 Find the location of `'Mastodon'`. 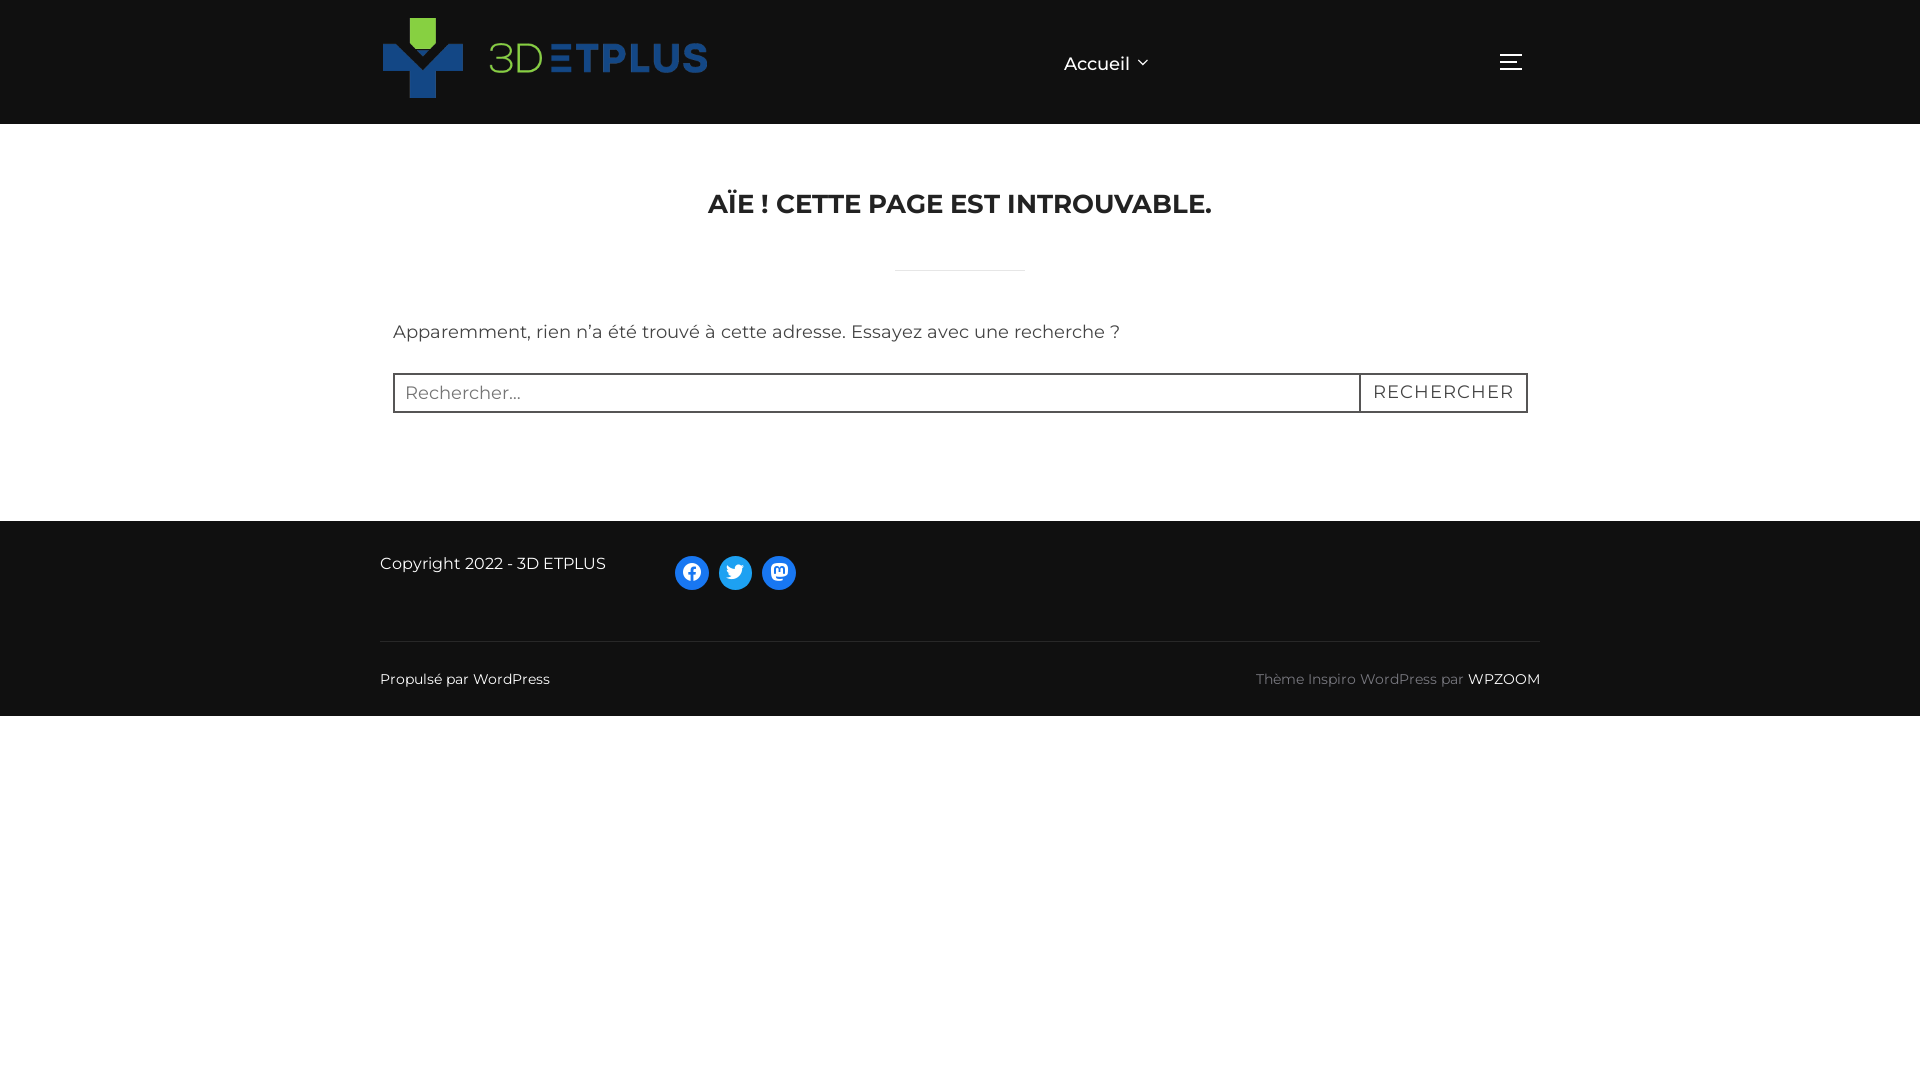

'Mastodon' is located at coordinates (777, 573).